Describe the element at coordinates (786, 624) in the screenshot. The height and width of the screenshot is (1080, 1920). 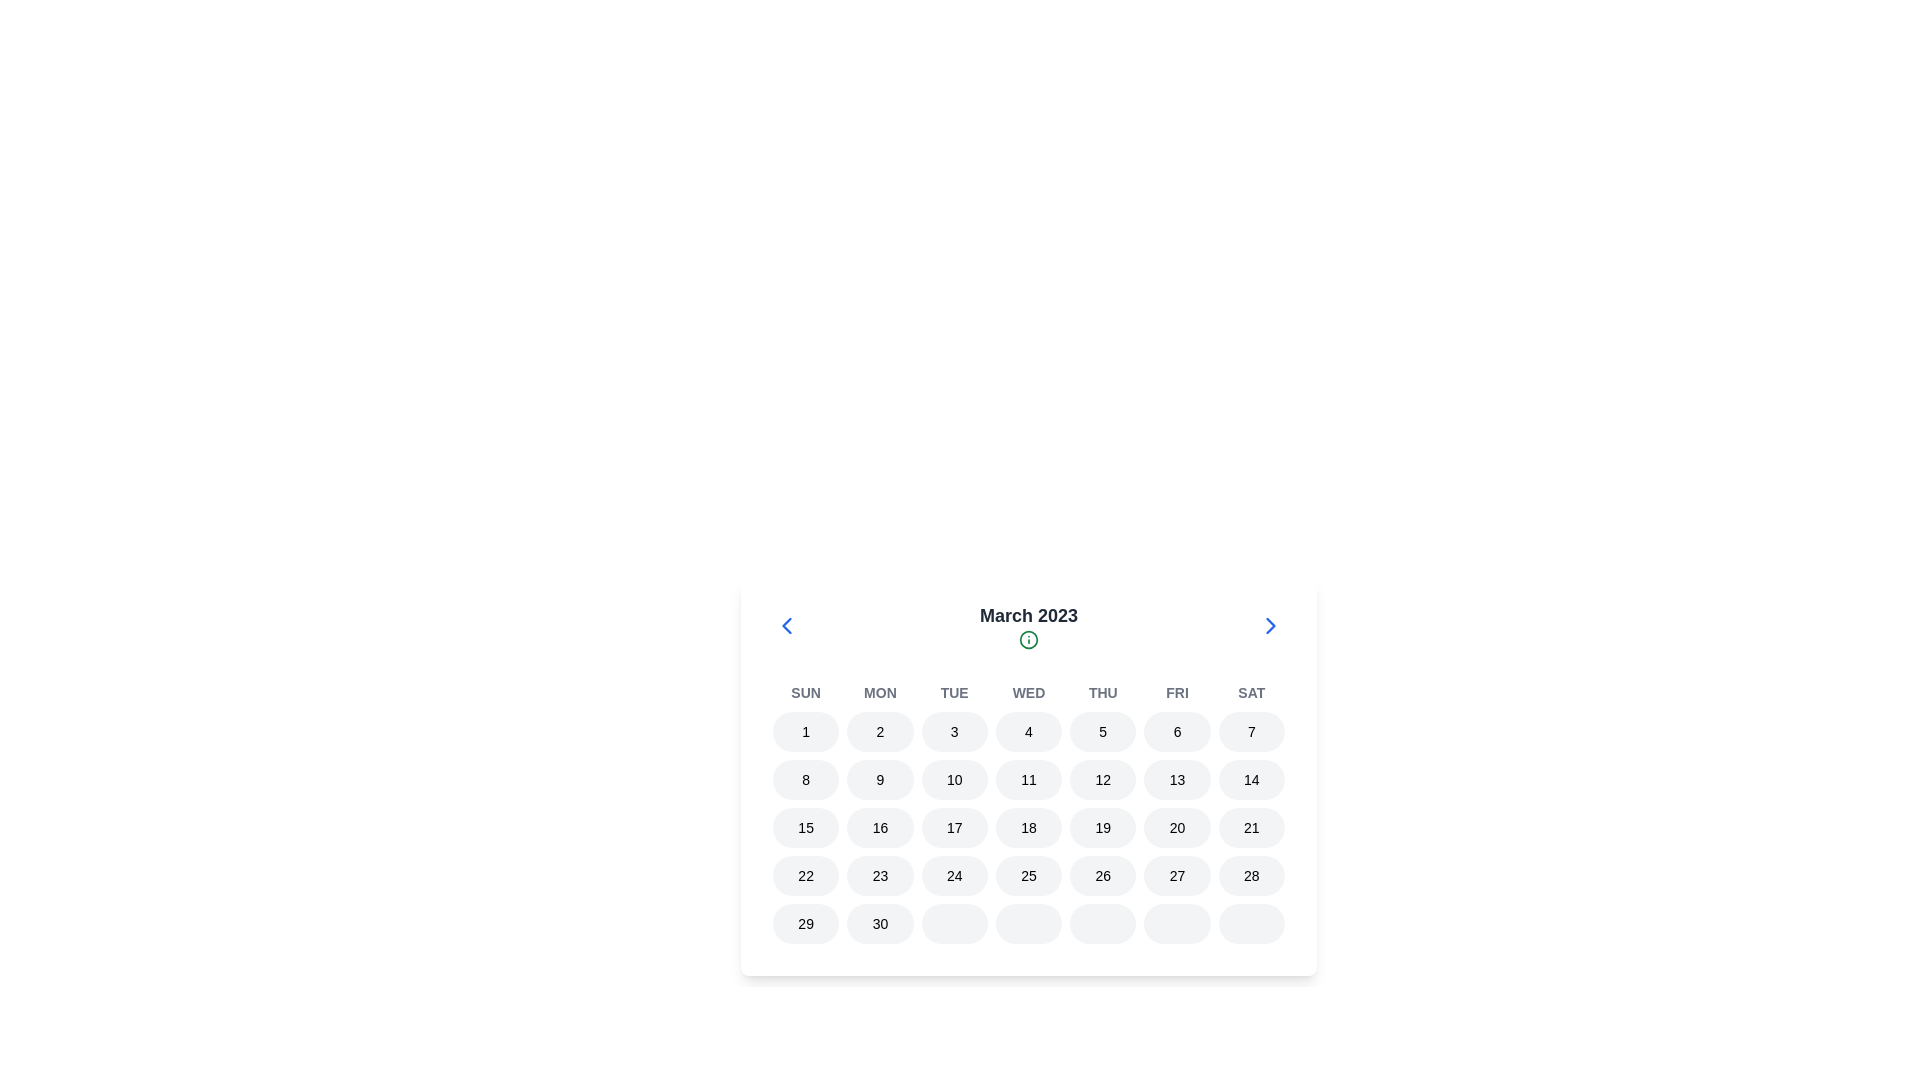
I see `the button that navigates to the previous month, located on the left side of the calendar header aligned with the 'March 2023' text for interaction feedback` at that location.